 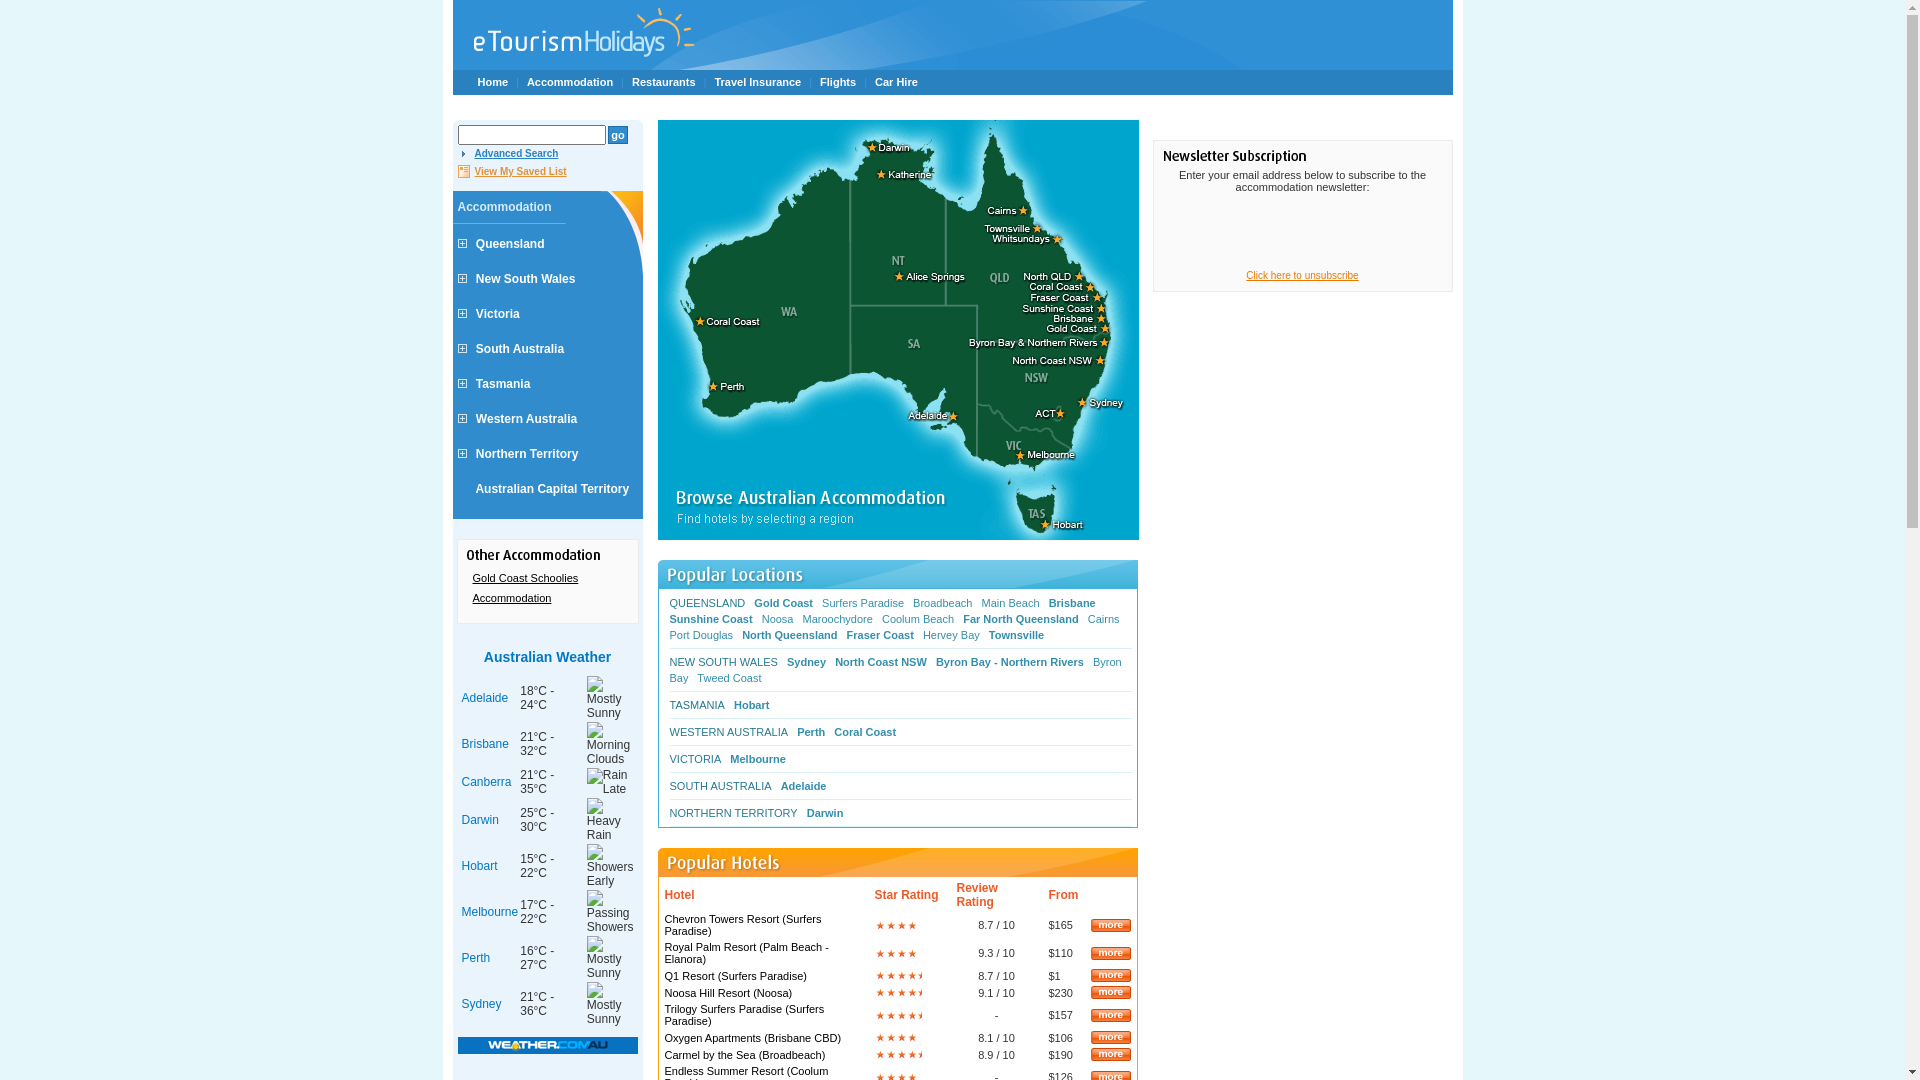 I want to click on 'Noosa Hill Resort (Noosa)', so click(x=727, y=991).